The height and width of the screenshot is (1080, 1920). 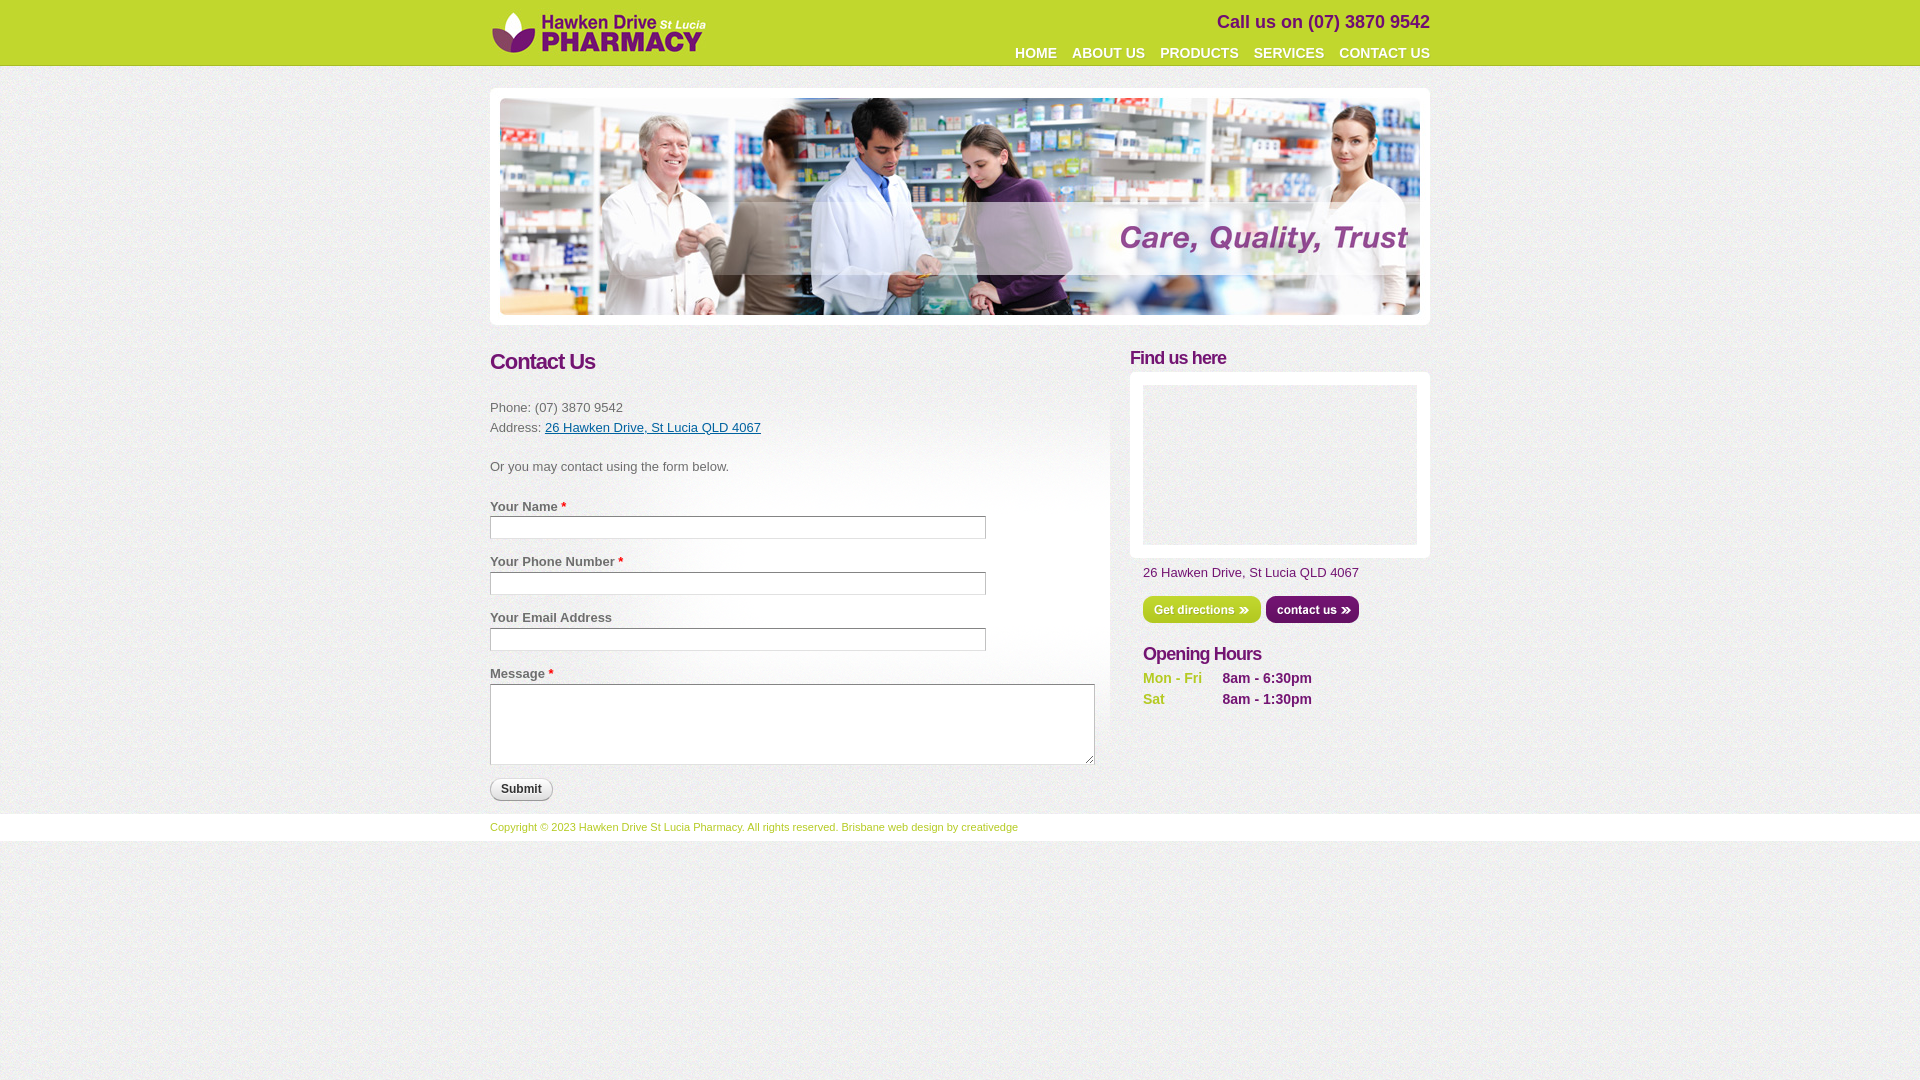 What do you see at coordinates (1199, 52) in the screenshot?
I see `'PRODUCTS'` at bounding box center [1199, 52].